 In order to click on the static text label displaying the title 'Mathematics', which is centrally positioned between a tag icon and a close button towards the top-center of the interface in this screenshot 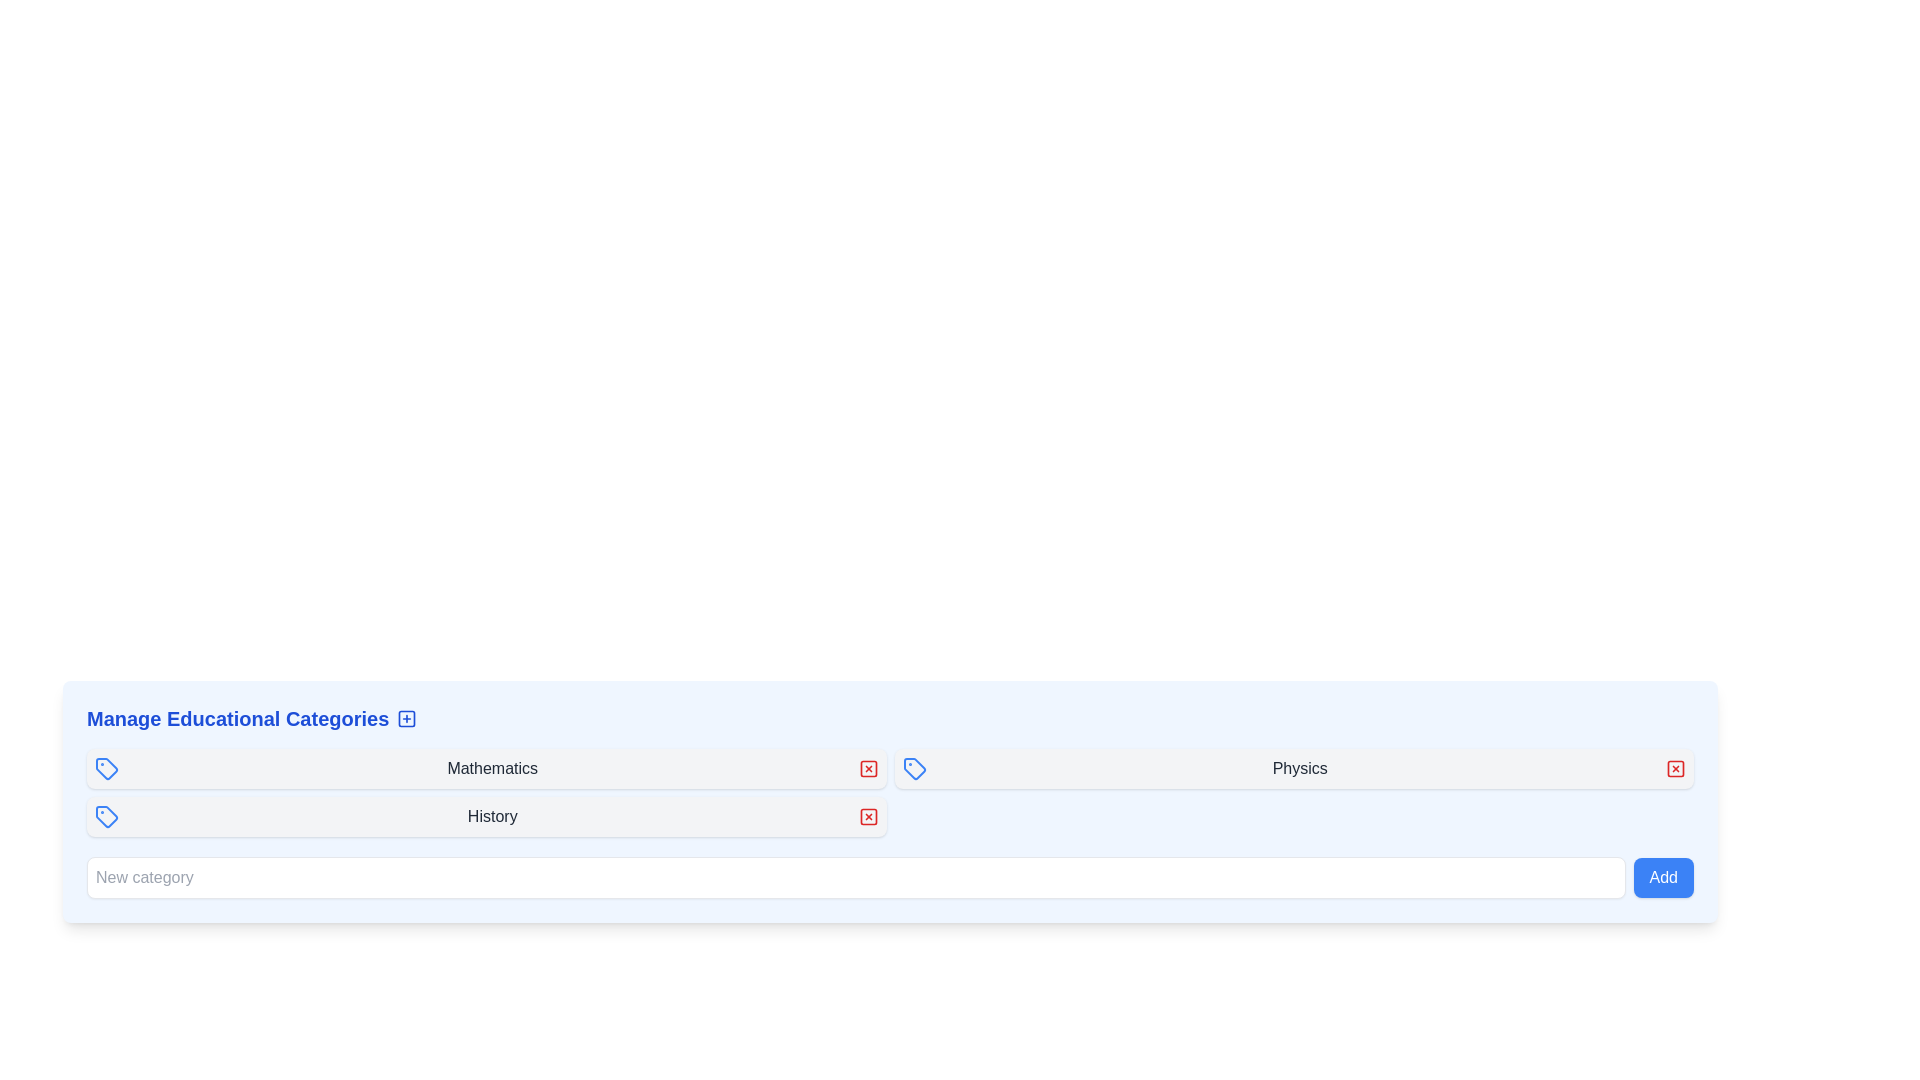, I will do `click(492, 767)`.